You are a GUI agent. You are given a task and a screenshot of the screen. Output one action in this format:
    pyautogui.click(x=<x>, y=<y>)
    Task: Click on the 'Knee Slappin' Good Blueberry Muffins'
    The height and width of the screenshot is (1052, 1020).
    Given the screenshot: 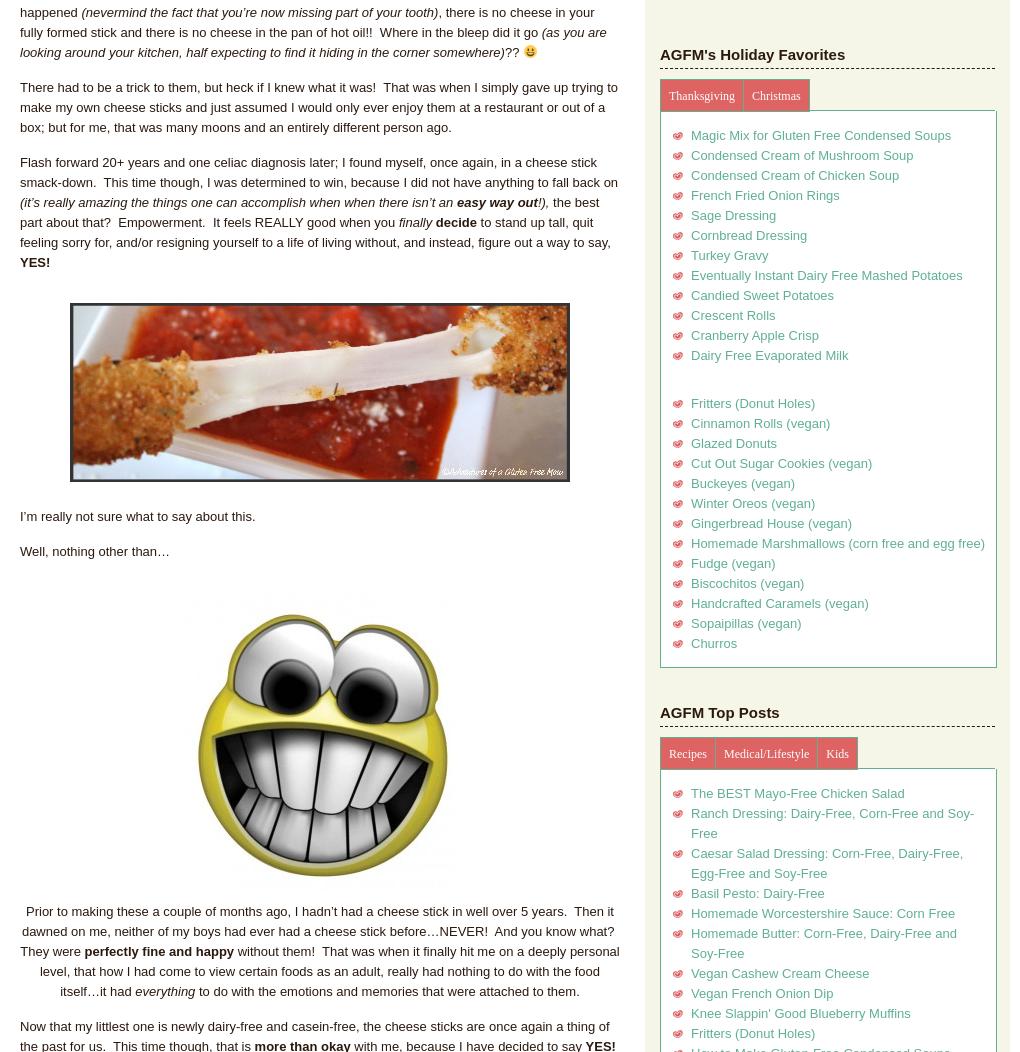 What is the action you would take?
    pyautogui.click(x=799, y=1012)
    